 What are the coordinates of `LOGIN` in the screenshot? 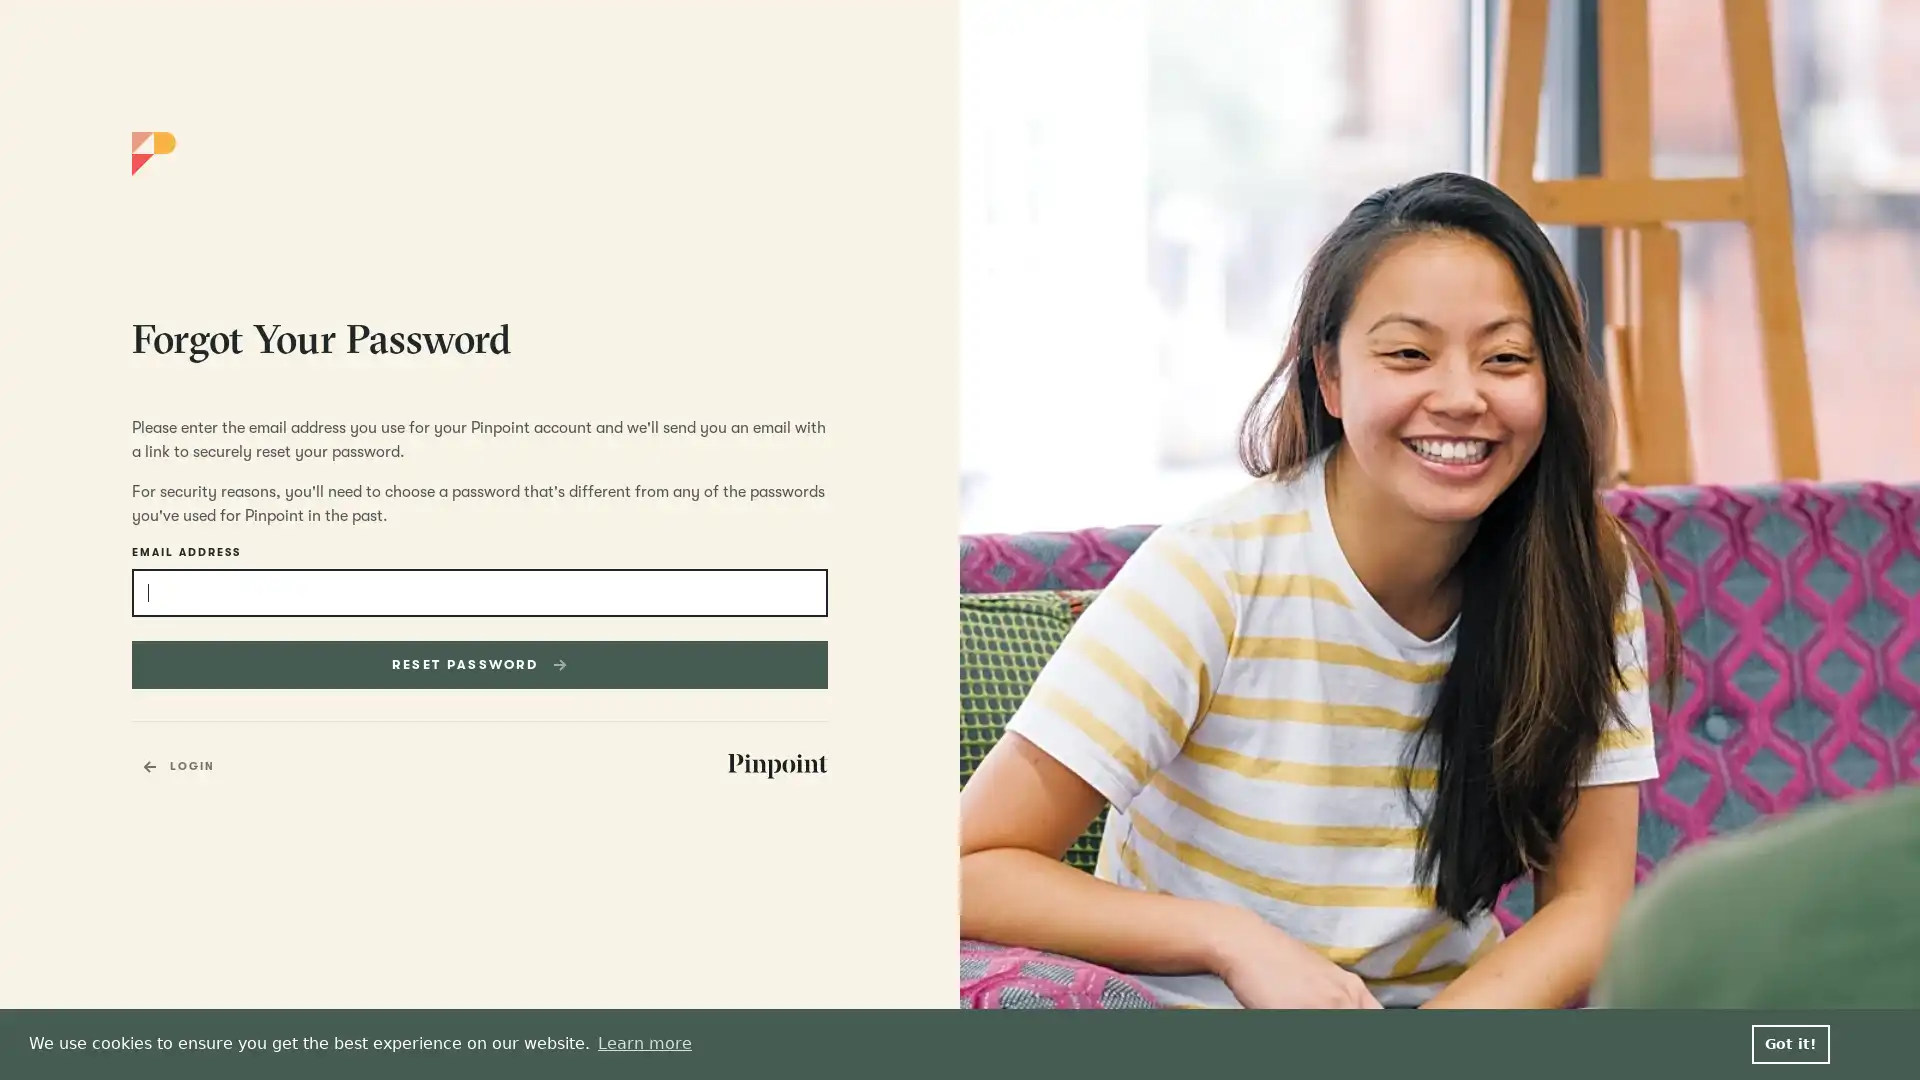 It's located at (178, 765).